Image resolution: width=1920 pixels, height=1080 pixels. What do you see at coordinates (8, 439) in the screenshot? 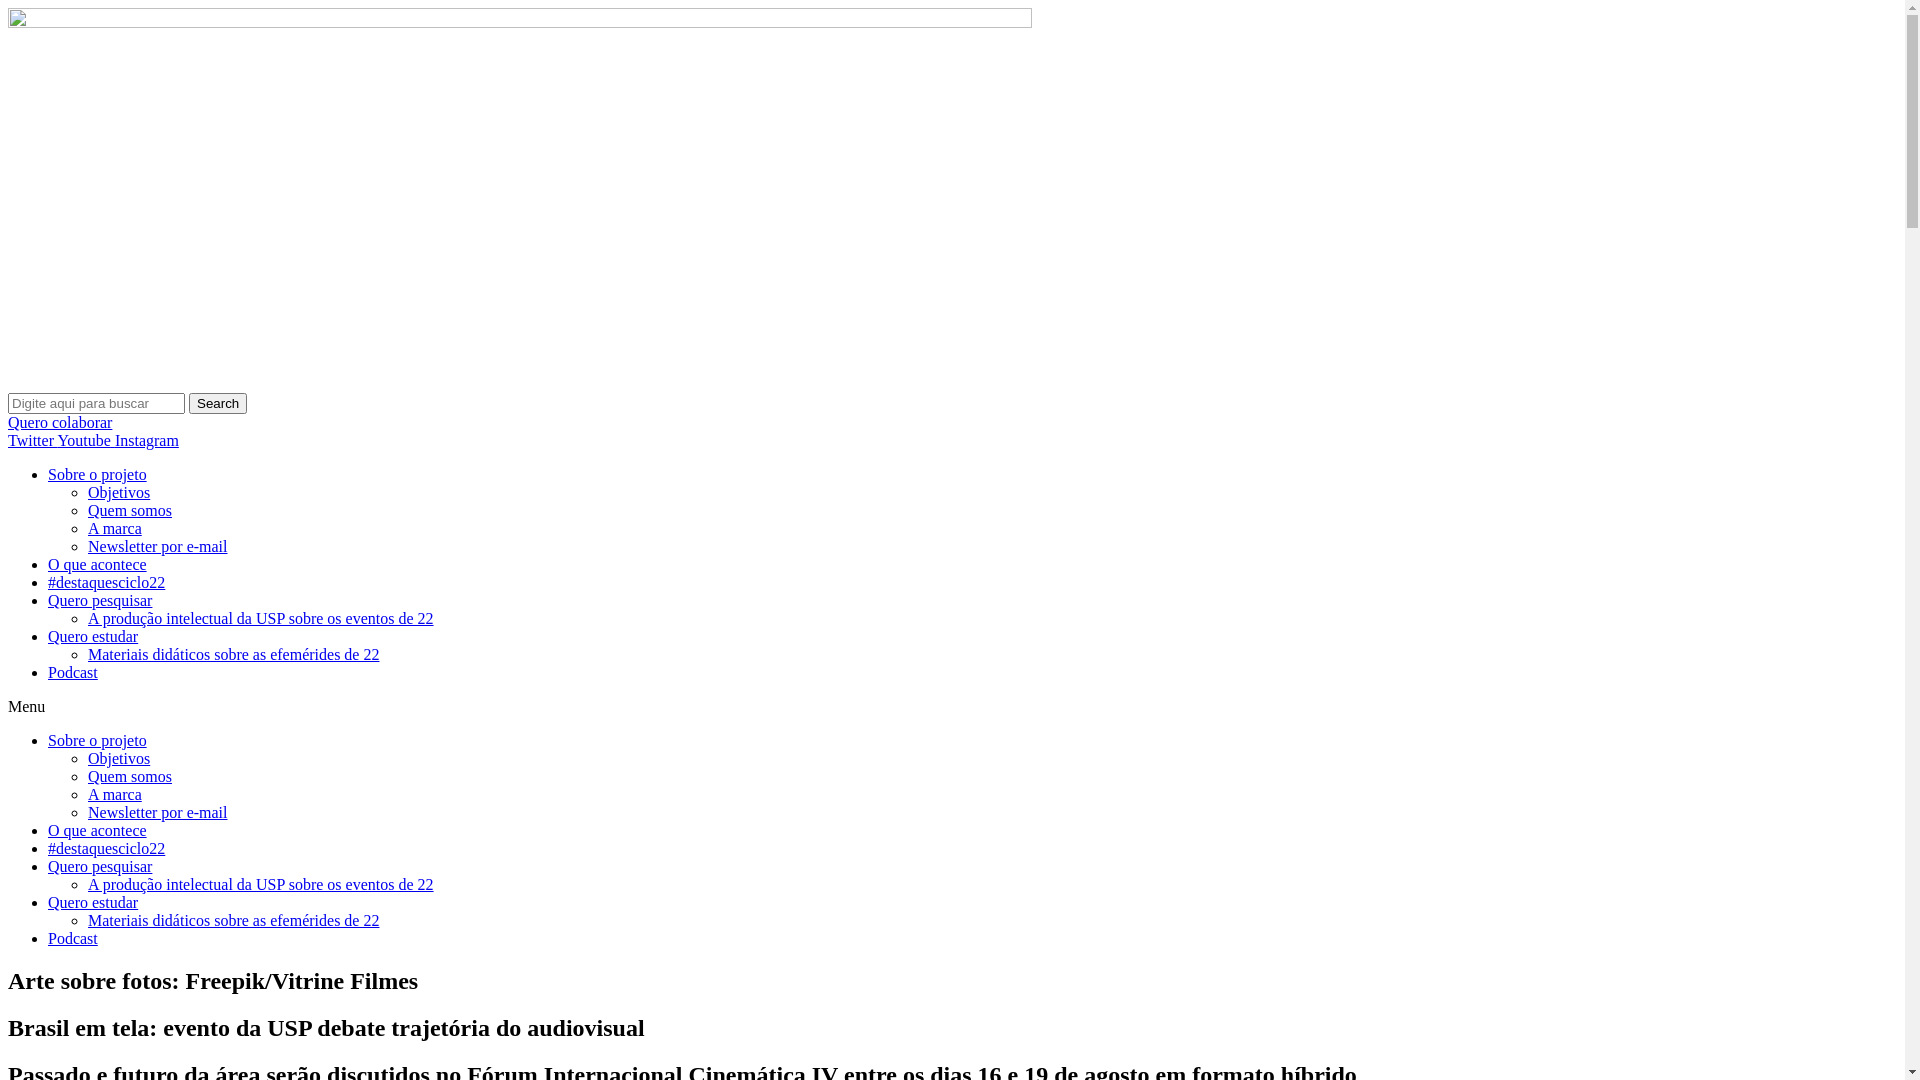
I see `'Twitter'` at bounding box center [8, 439].